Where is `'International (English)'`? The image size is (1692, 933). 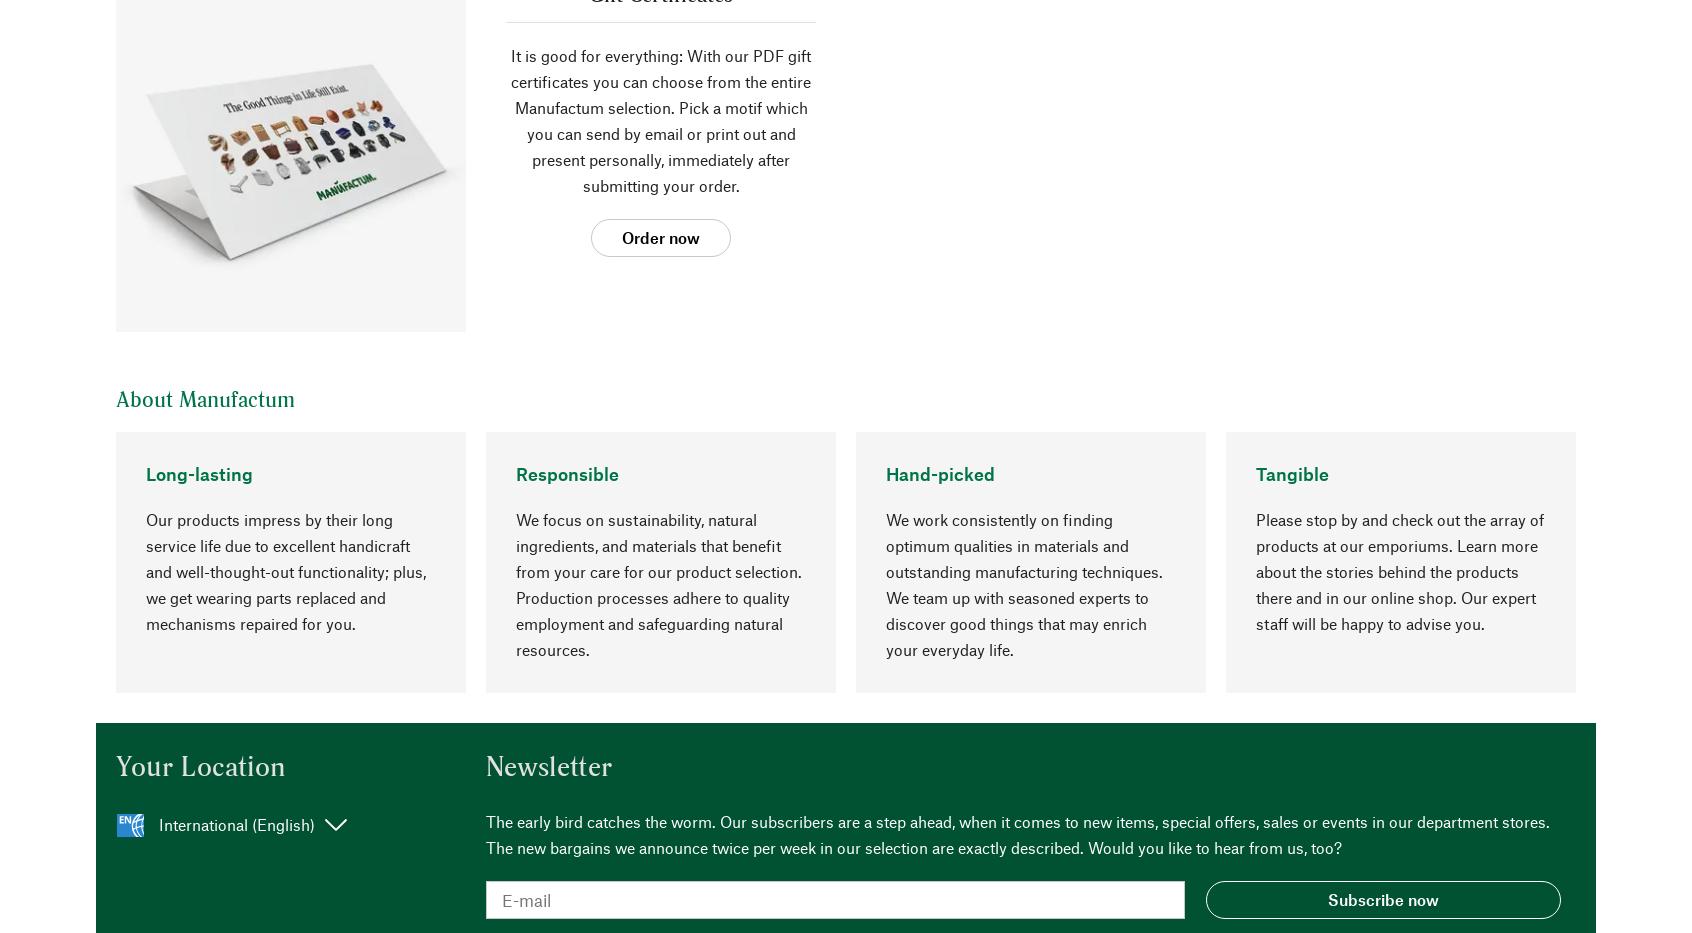 'International (English)' is located at coordinates (237, 823).